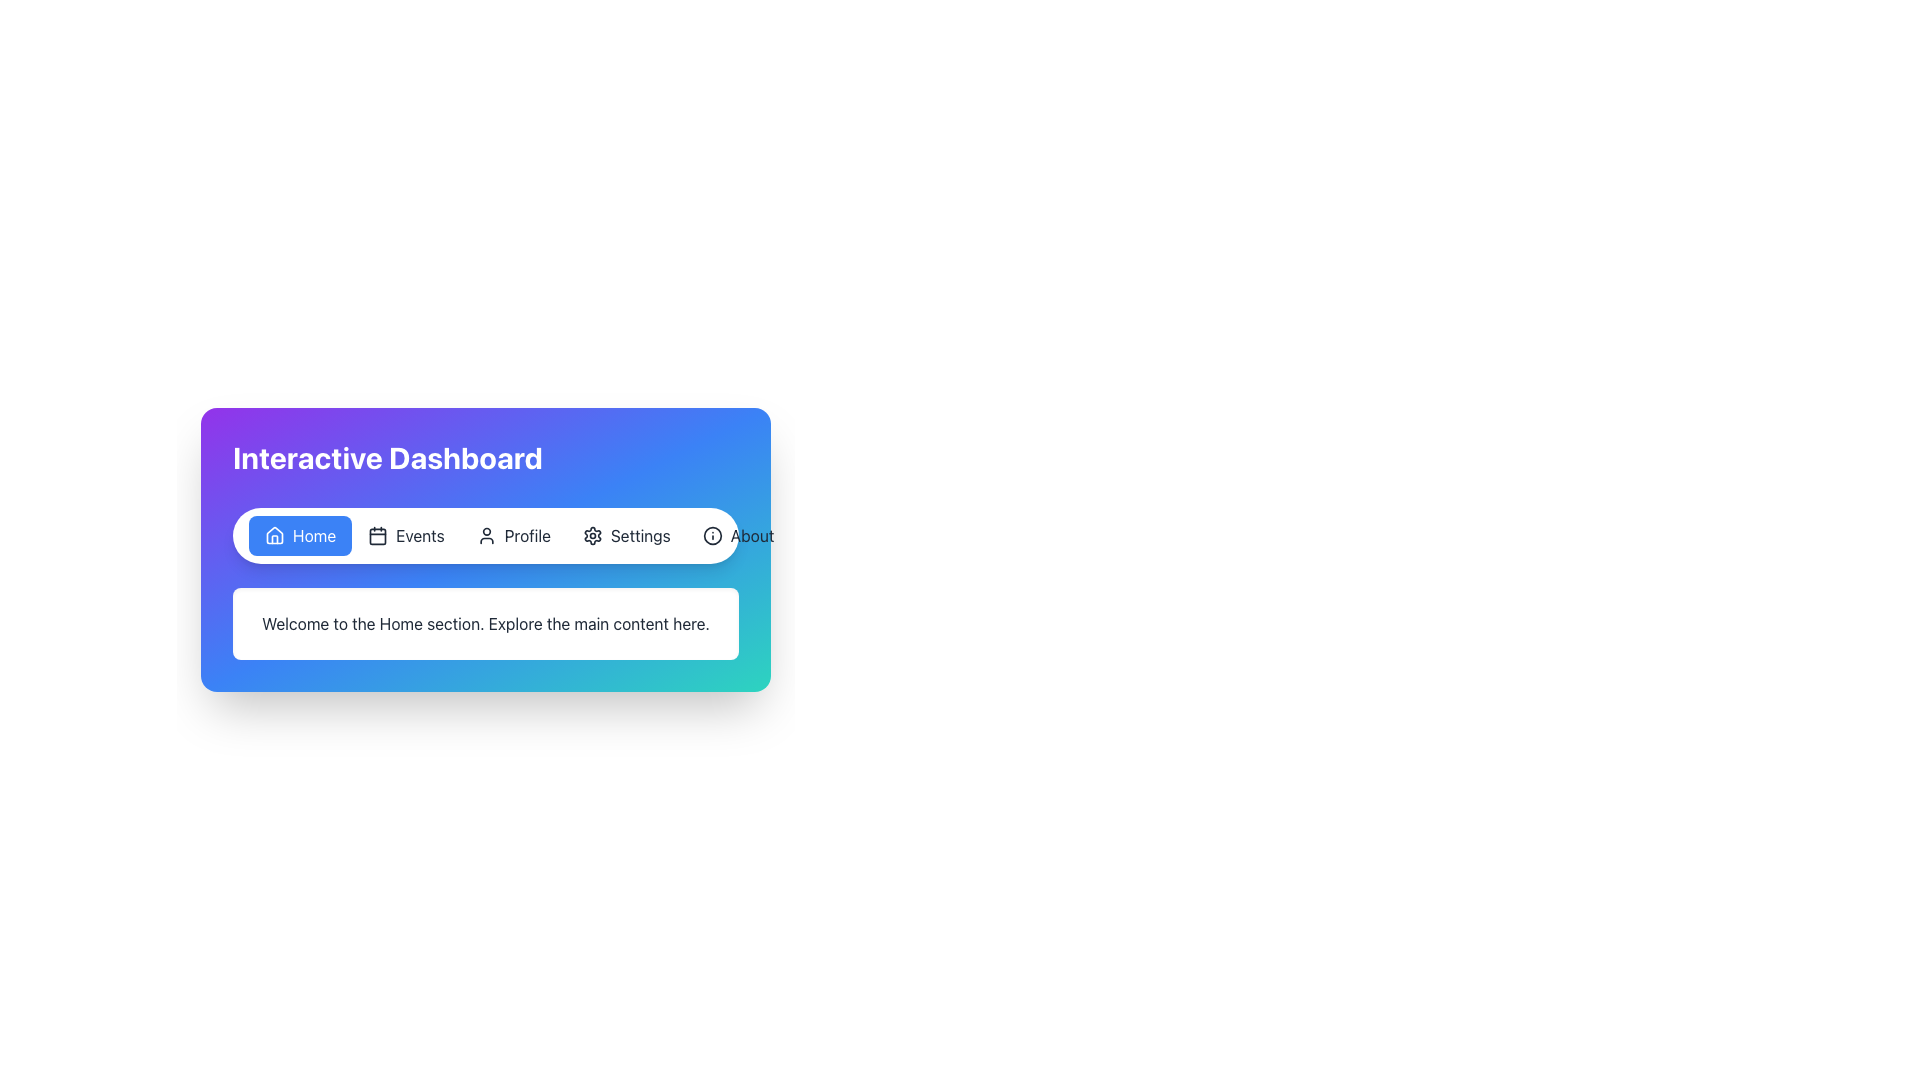 The image size is (1920, 1080). Describe the element at coordinates (527, 535) in the screenshot. I see `the text label displaying 'Profile' in black, which is part of the horizontal navigation bar located next to the user silhouette icon` at that location.